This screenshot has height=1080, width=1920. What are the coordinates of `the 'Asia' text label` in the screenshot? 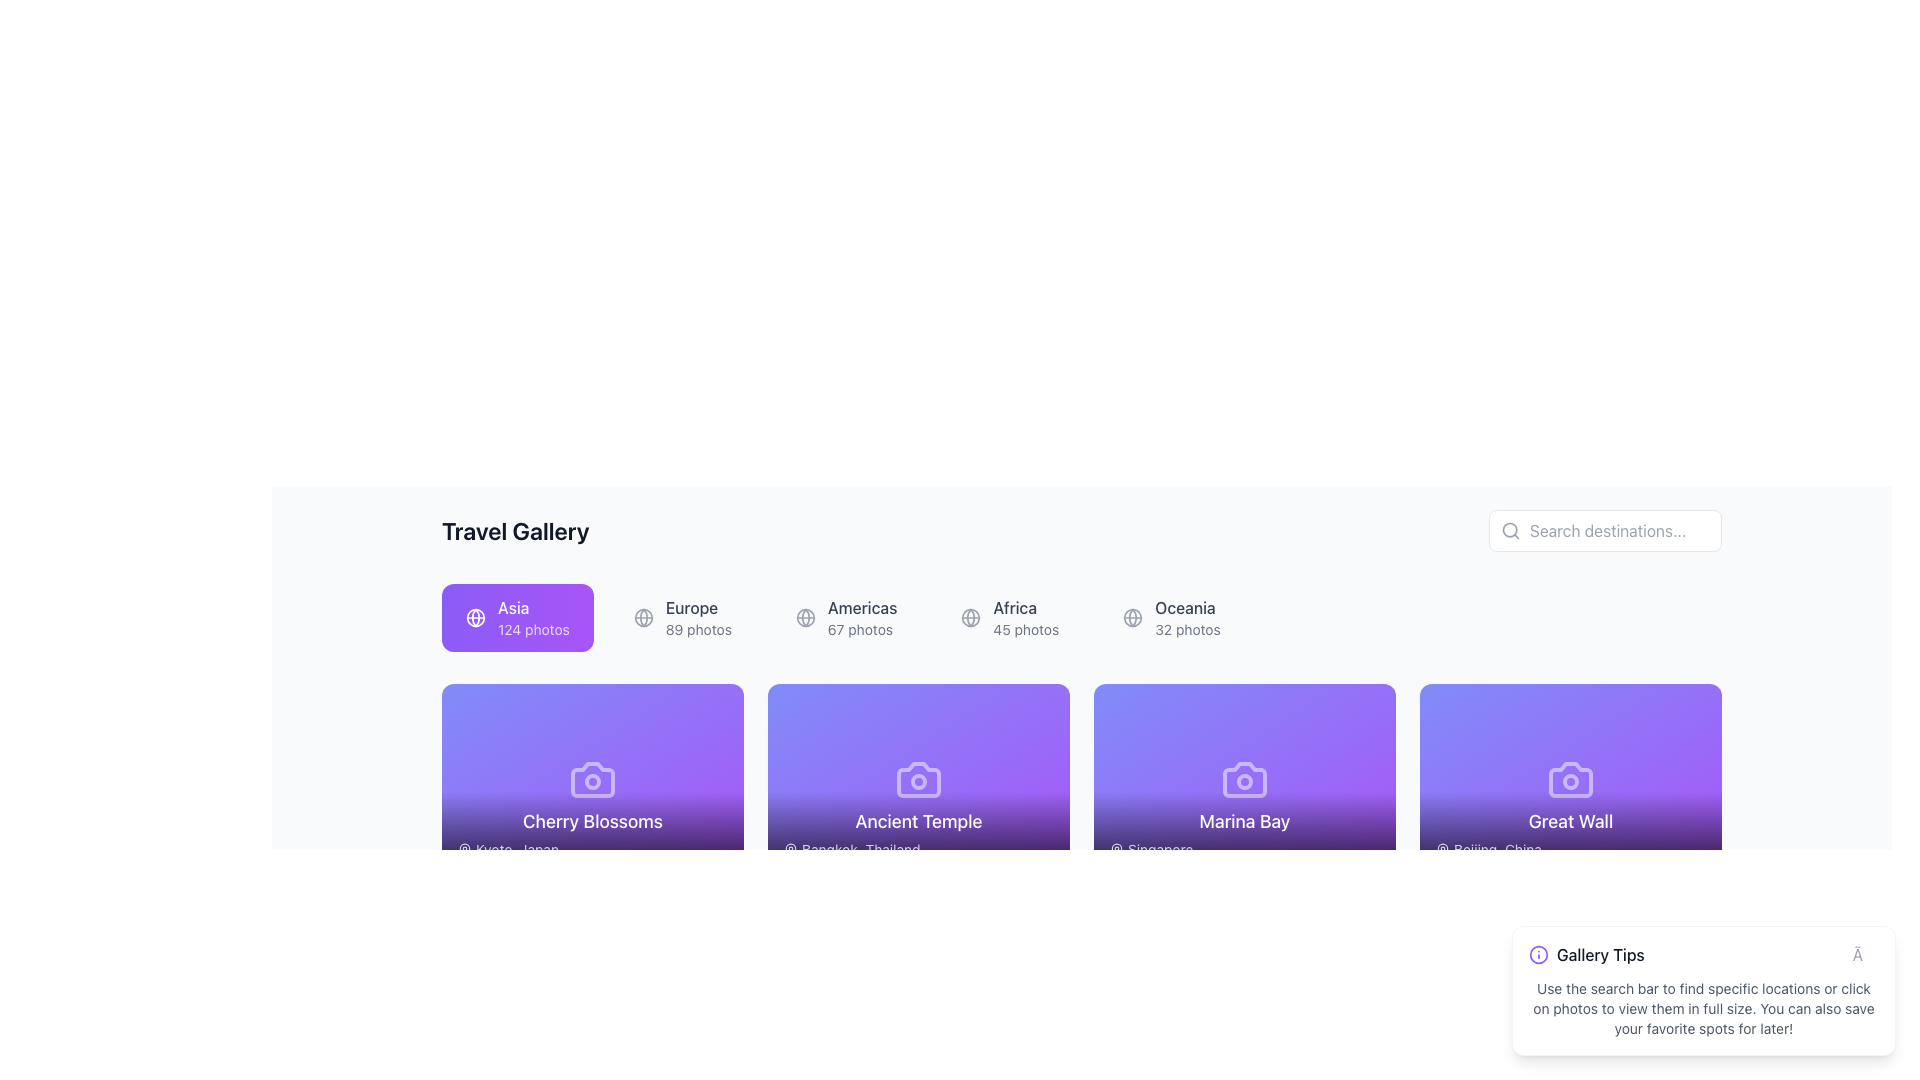 It's located at (533, 616).